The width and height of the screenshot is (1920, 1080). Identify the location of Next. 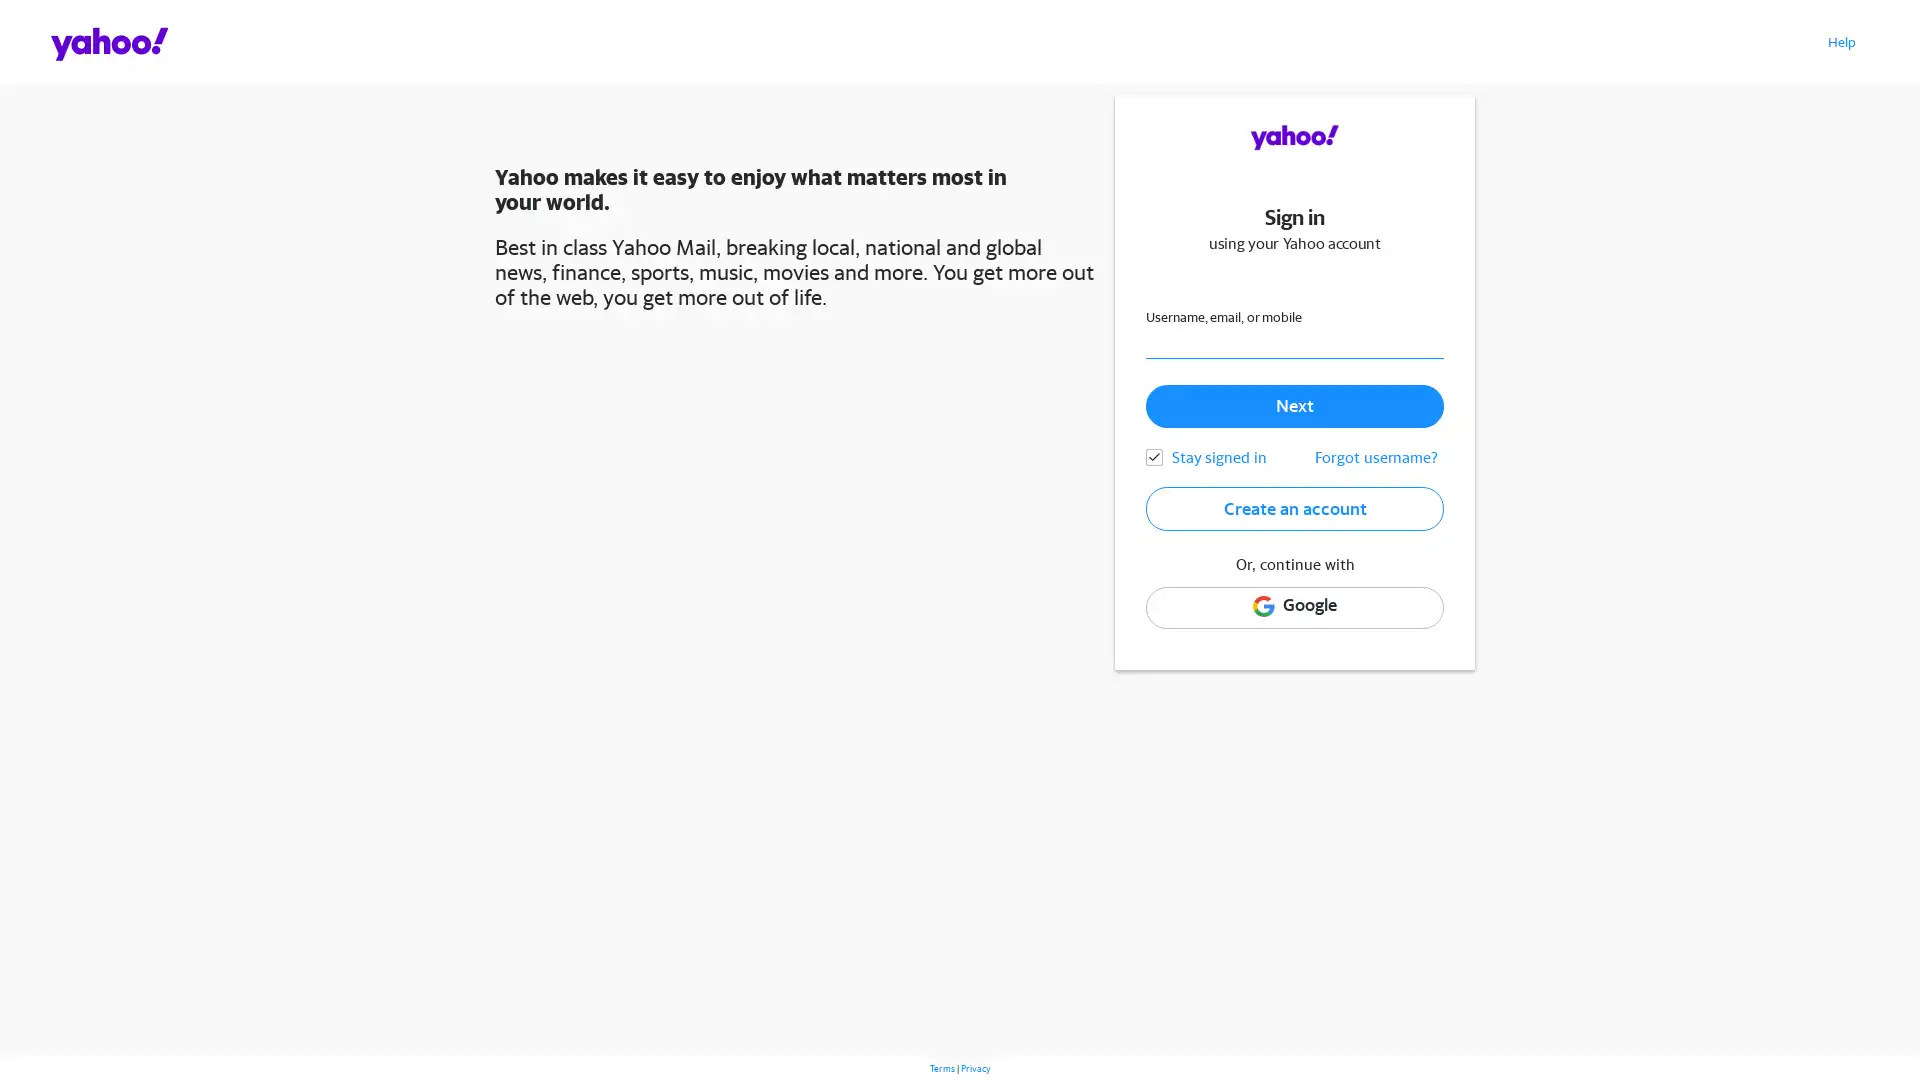
(1294, 405).